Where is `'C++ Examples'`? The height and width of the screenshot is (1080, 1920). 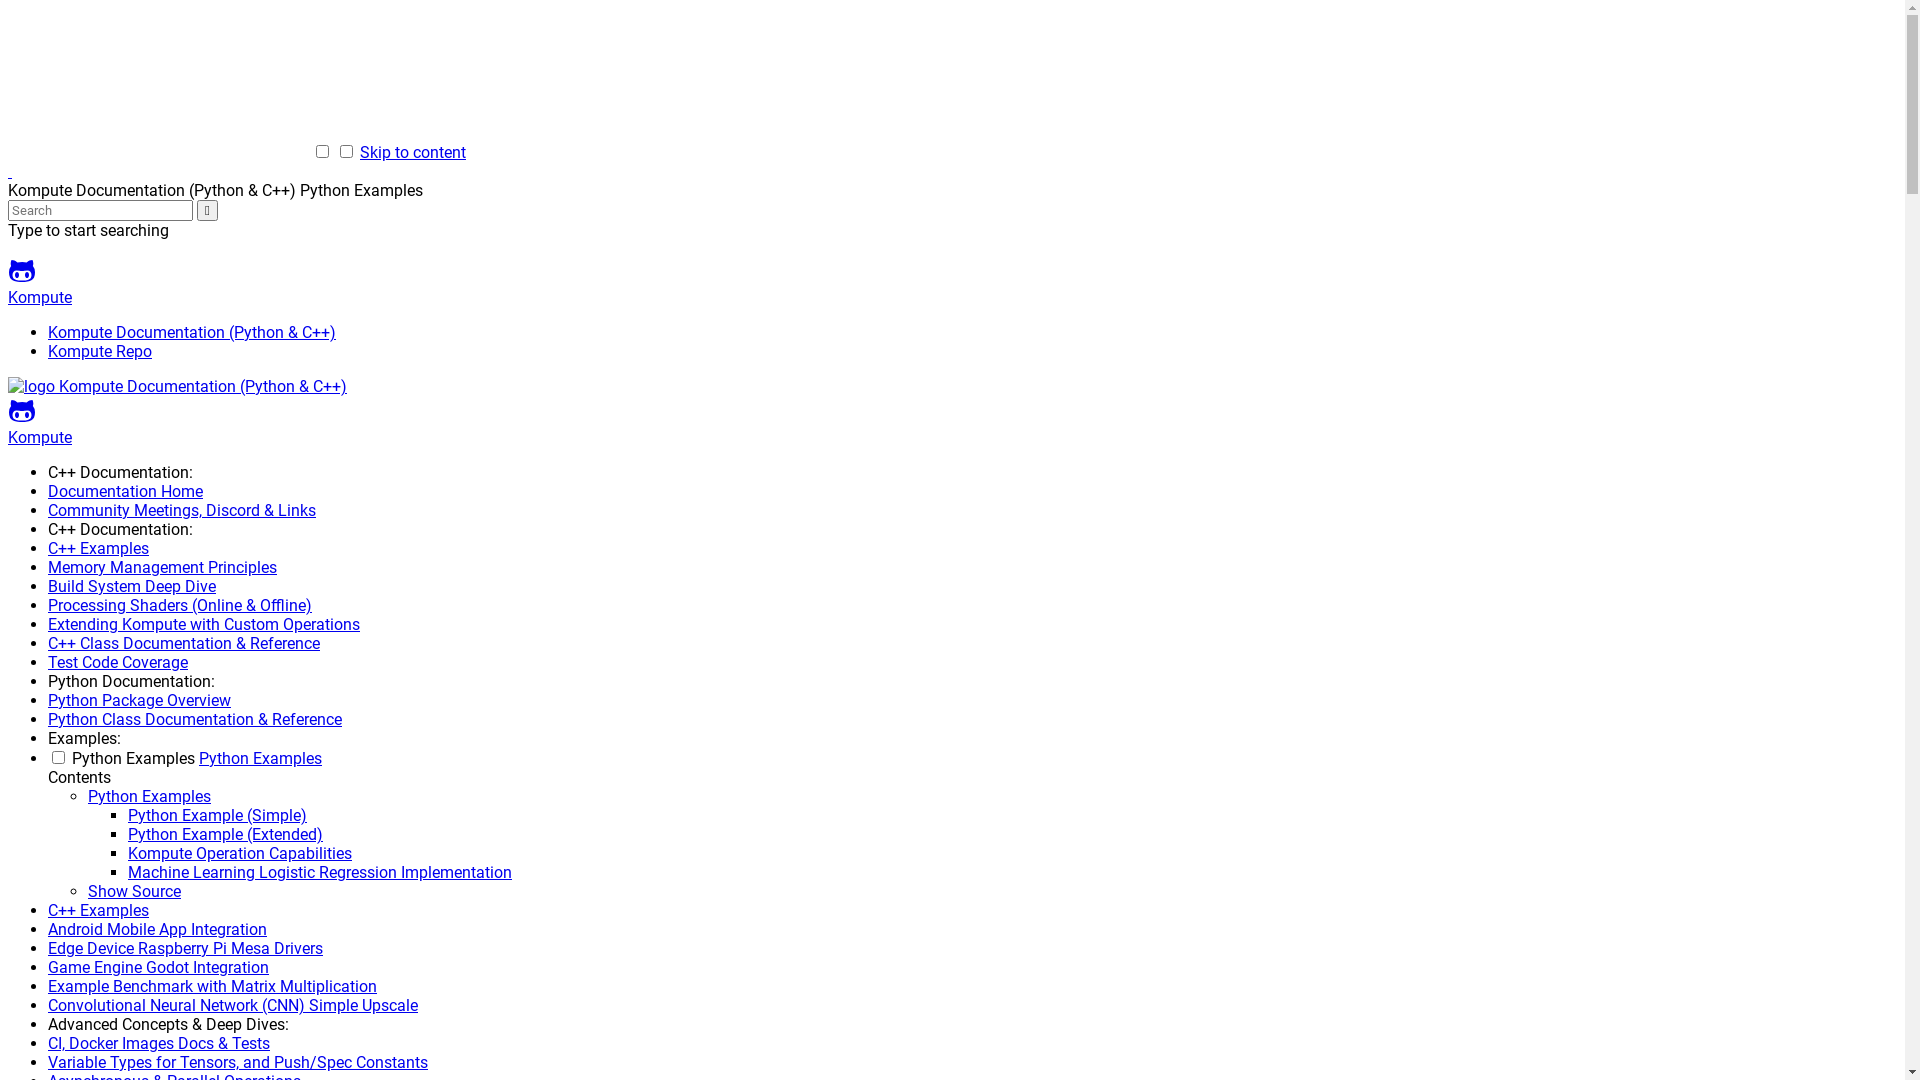
'C++ Examples' is located at coordinates (97, 548).